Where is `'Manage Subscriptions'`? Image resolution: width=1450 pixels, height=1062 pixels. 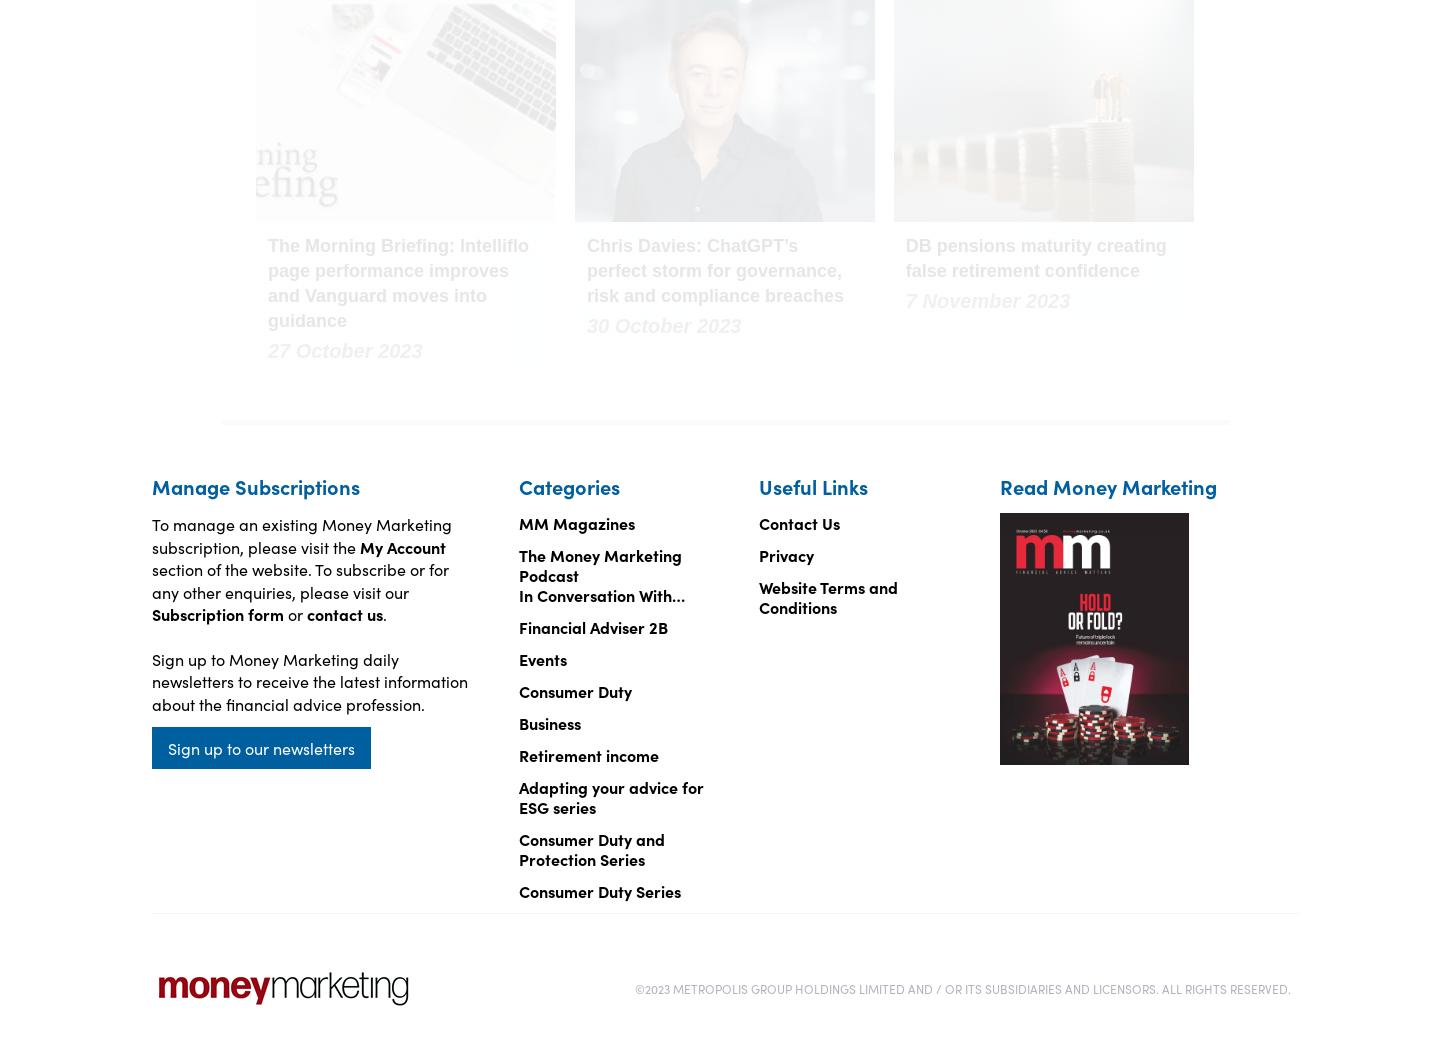
'Manage Subscriptions' is located at coordinates (255, 484).